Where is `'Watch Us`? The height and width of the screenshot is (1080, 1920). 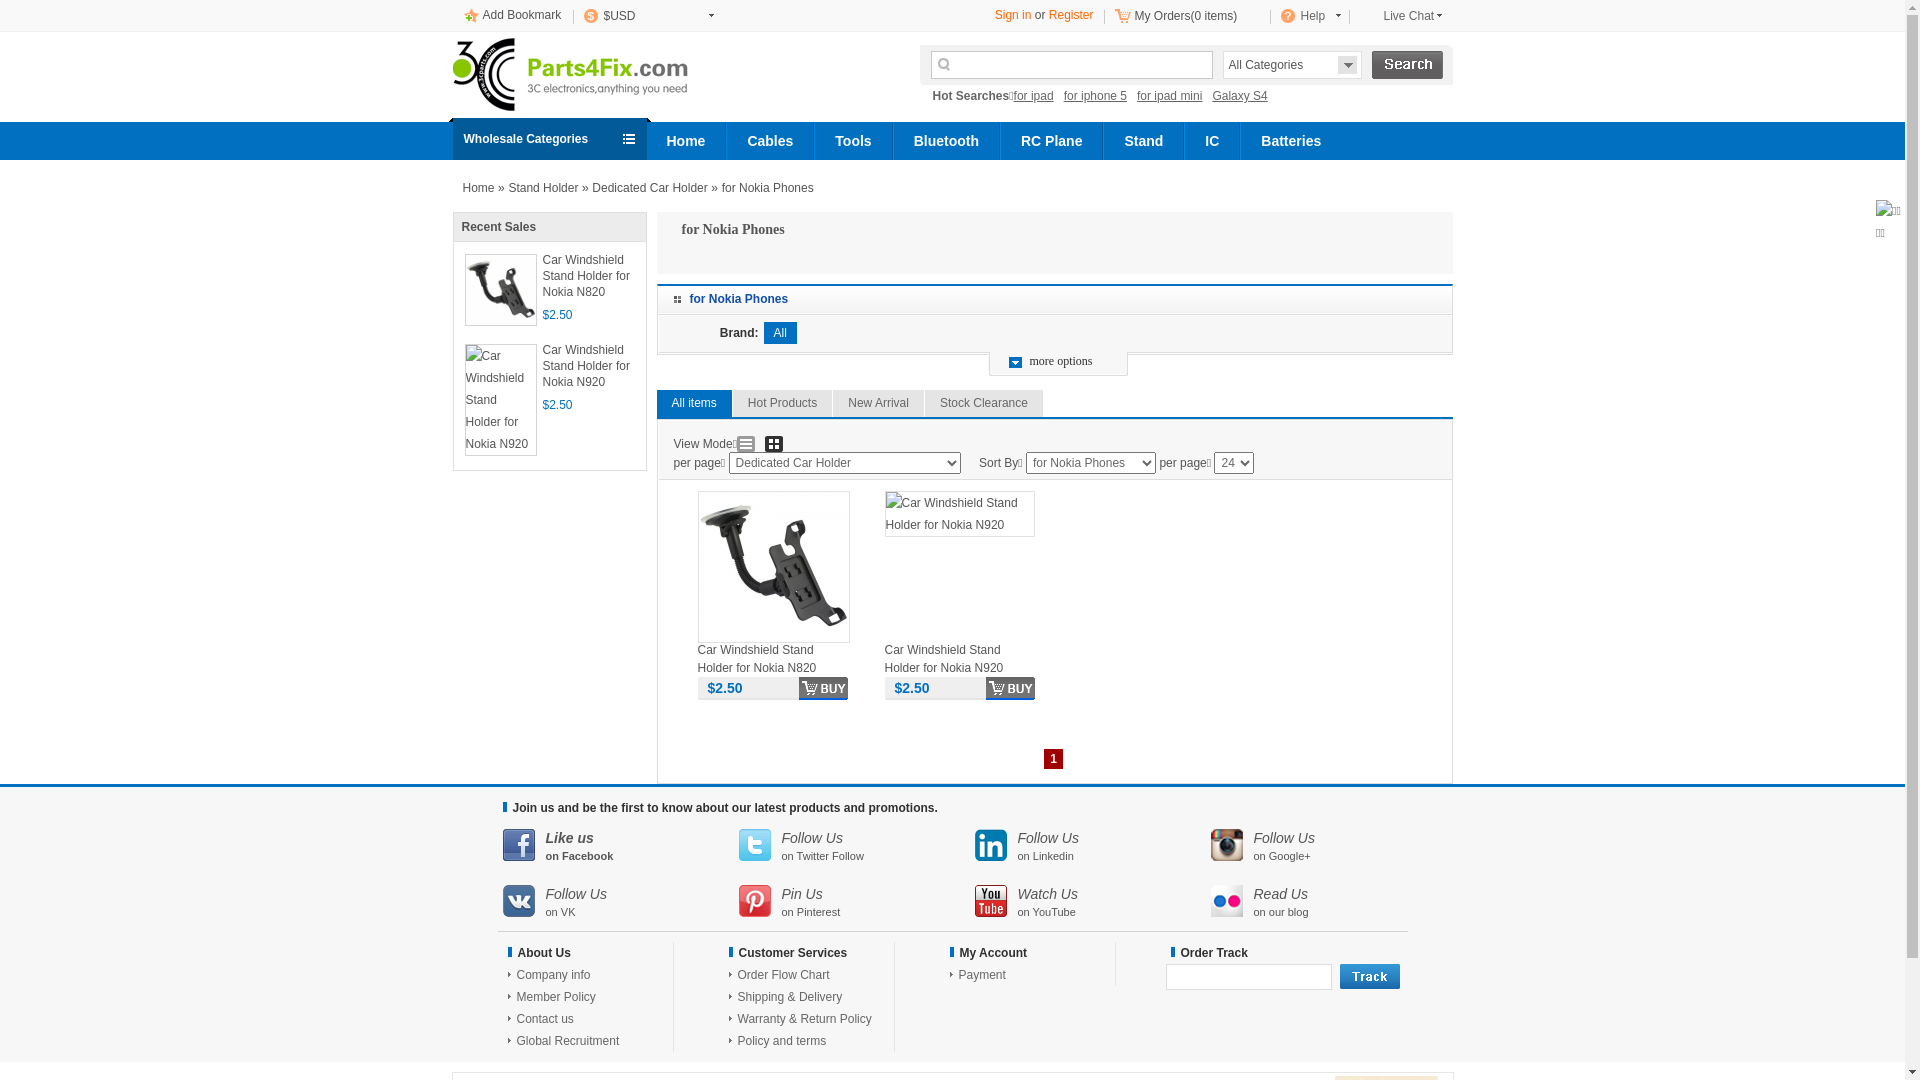
'Watch Us is located at coordinates (1091, 901).